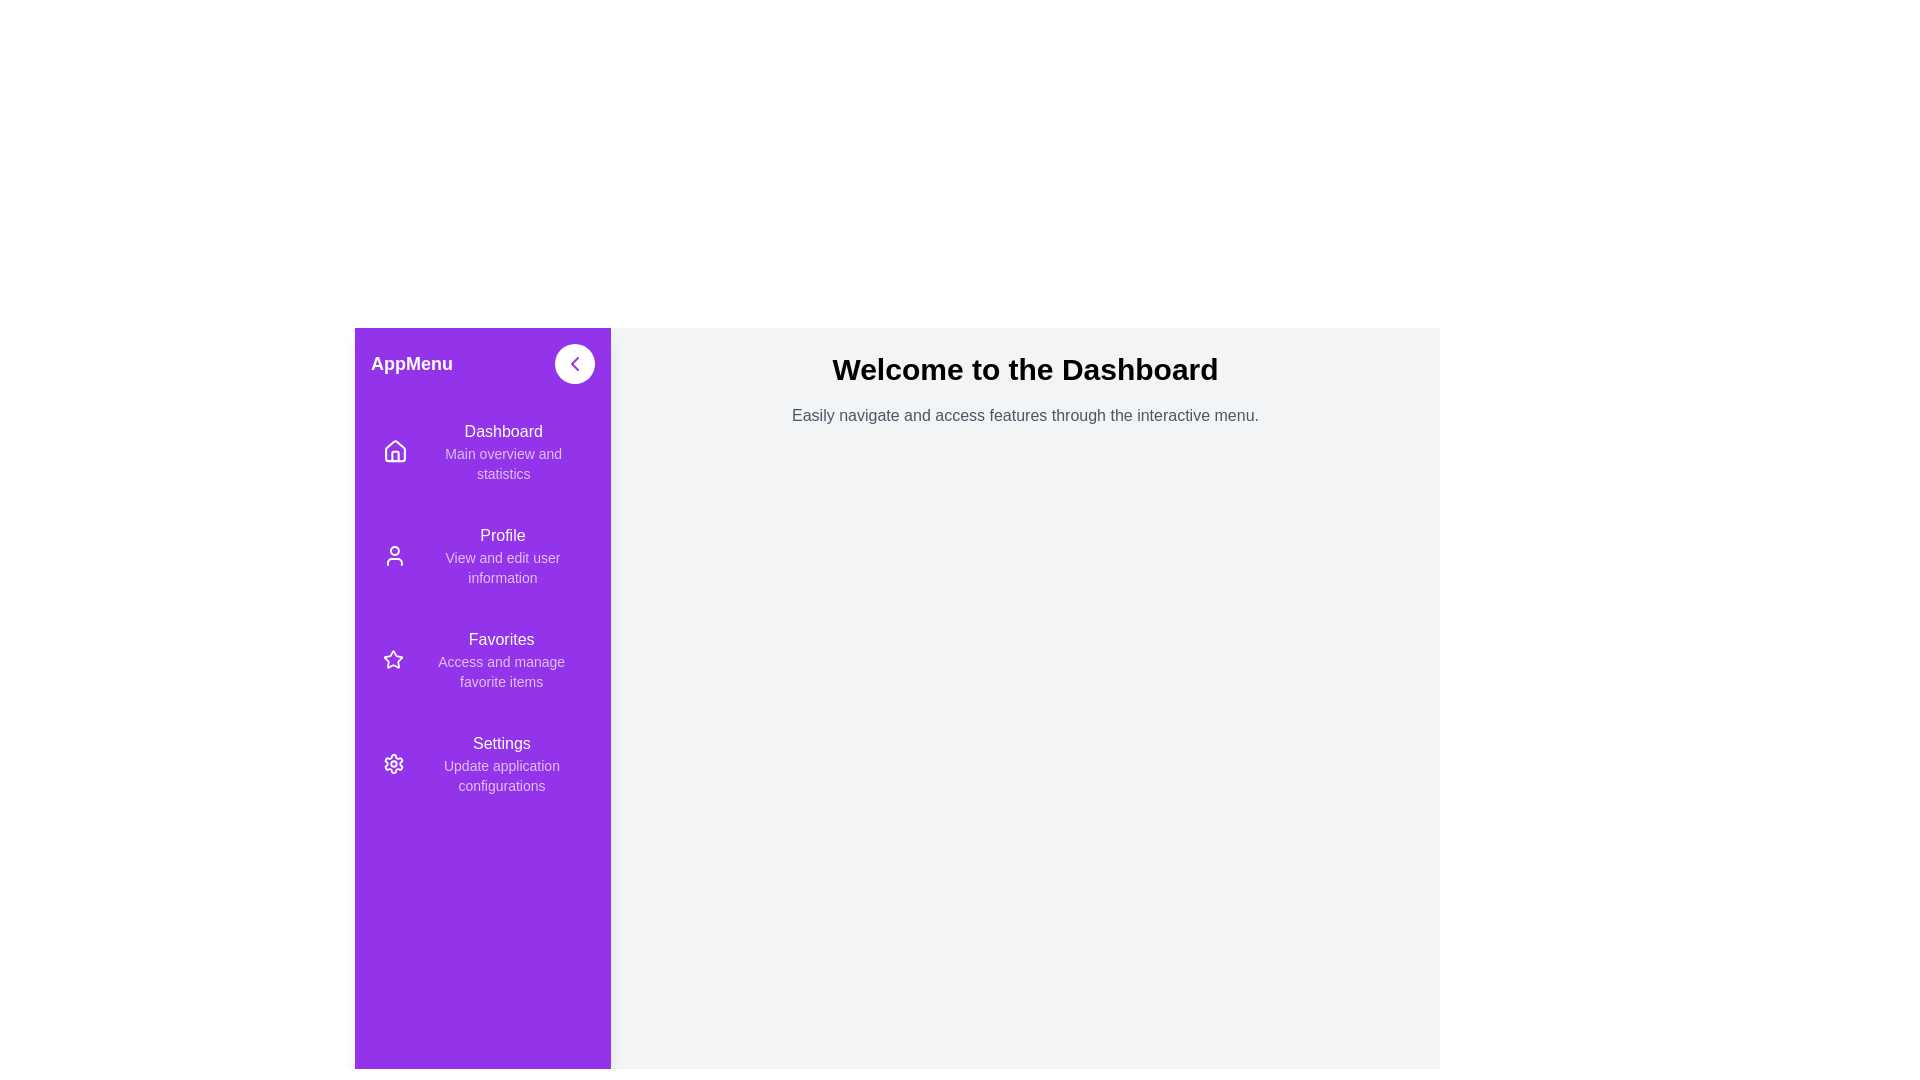  I want to click on the menu item Dashboard to highlight it, so click(483, 451).